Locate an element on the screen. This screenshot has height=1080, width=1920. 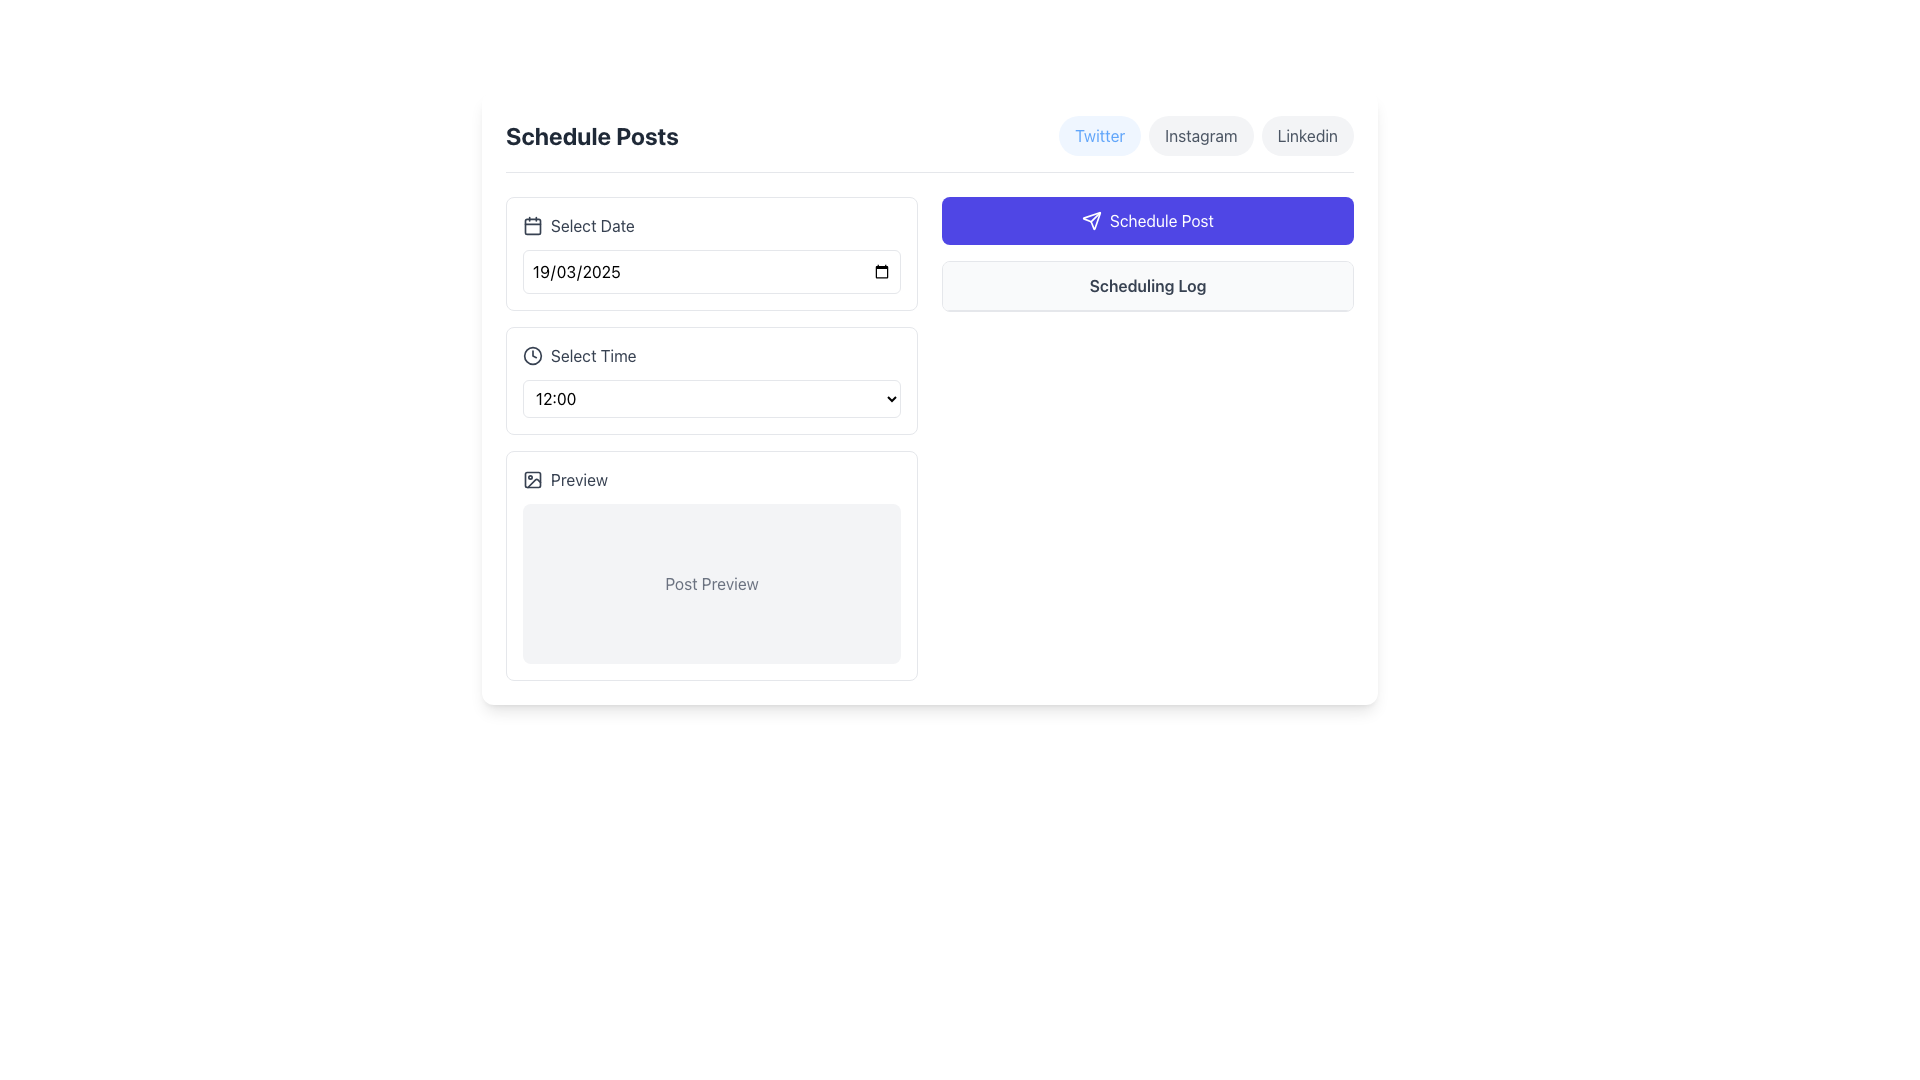
the static text header for the scheduling log, positioned below the 'Schedule Post' button and aligned horizontally with it is located at coordinates (1147, 286).